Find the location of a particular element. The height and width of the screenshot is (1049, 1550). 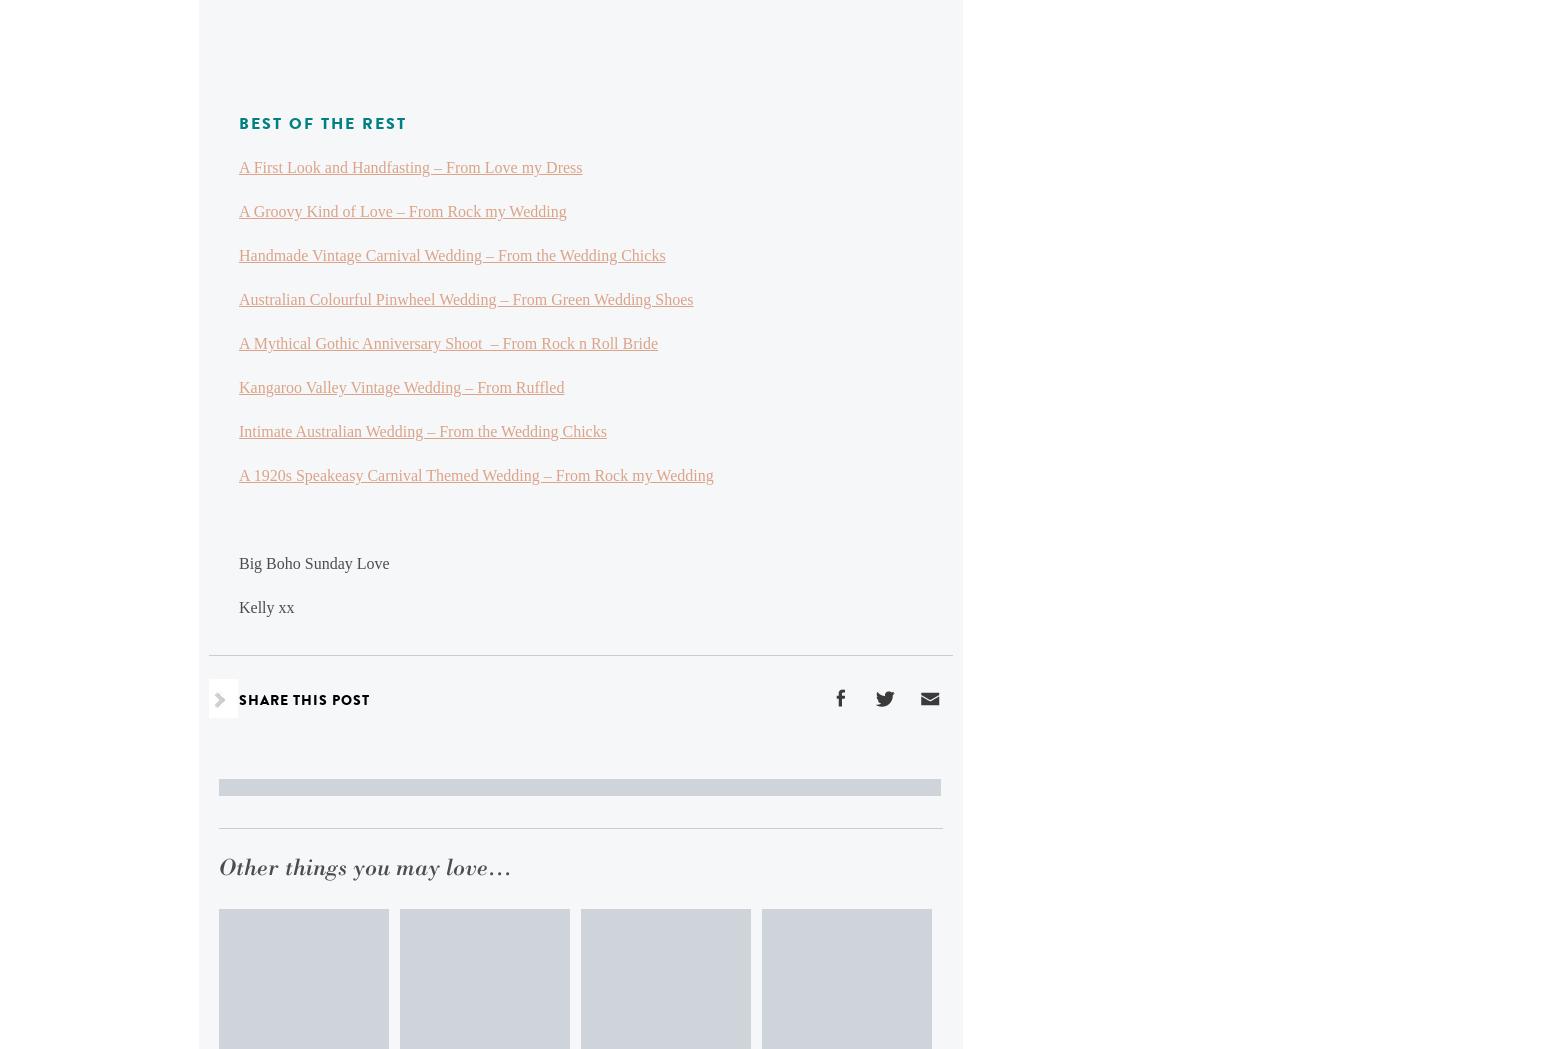

'A Groovy Kind of Love – From Rock my Wedding' is located at coordinates (239, 211).